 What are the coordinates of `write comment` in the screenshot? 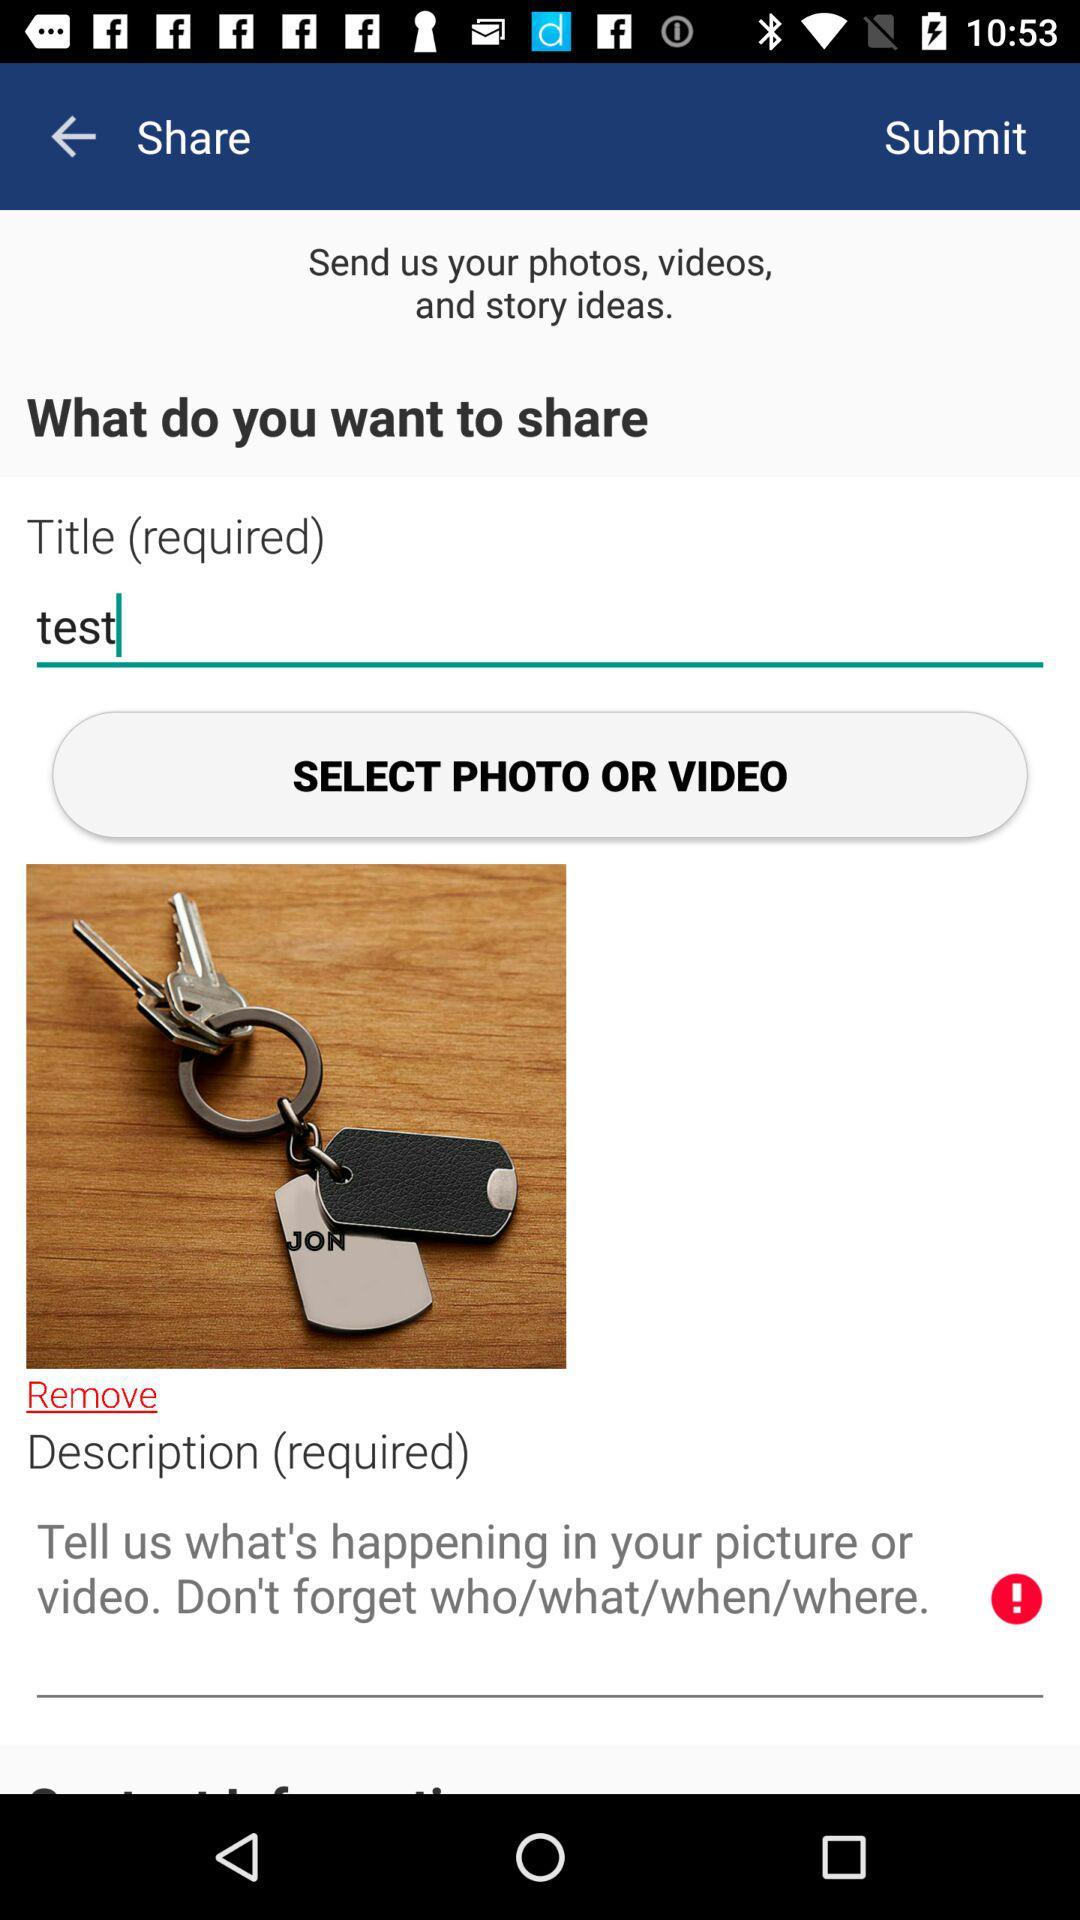 It's located at (540, 1600).